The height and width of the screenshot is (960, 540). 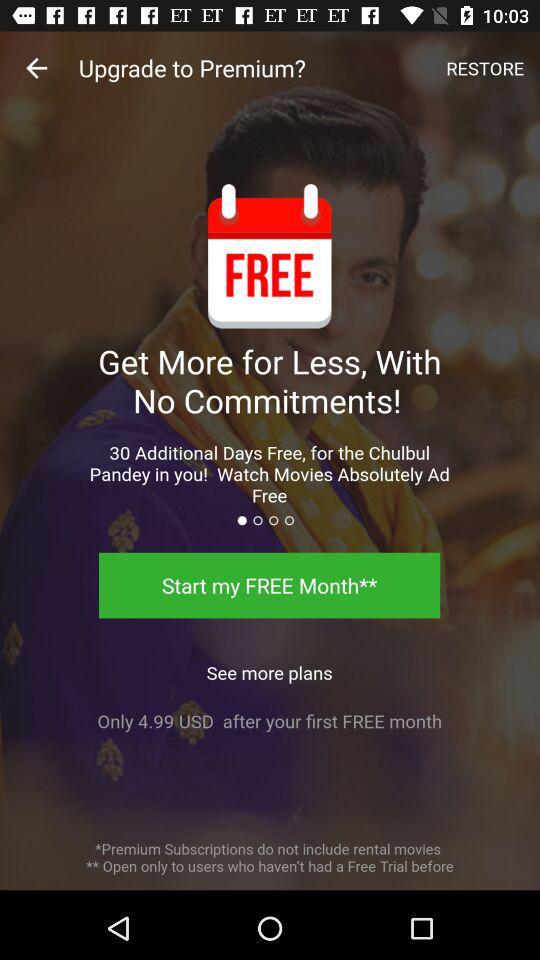 What do you see at coordinates (269, 667) in the screenshot?
I see `the icon above the only 4 99` at bounding box center [269, 667].